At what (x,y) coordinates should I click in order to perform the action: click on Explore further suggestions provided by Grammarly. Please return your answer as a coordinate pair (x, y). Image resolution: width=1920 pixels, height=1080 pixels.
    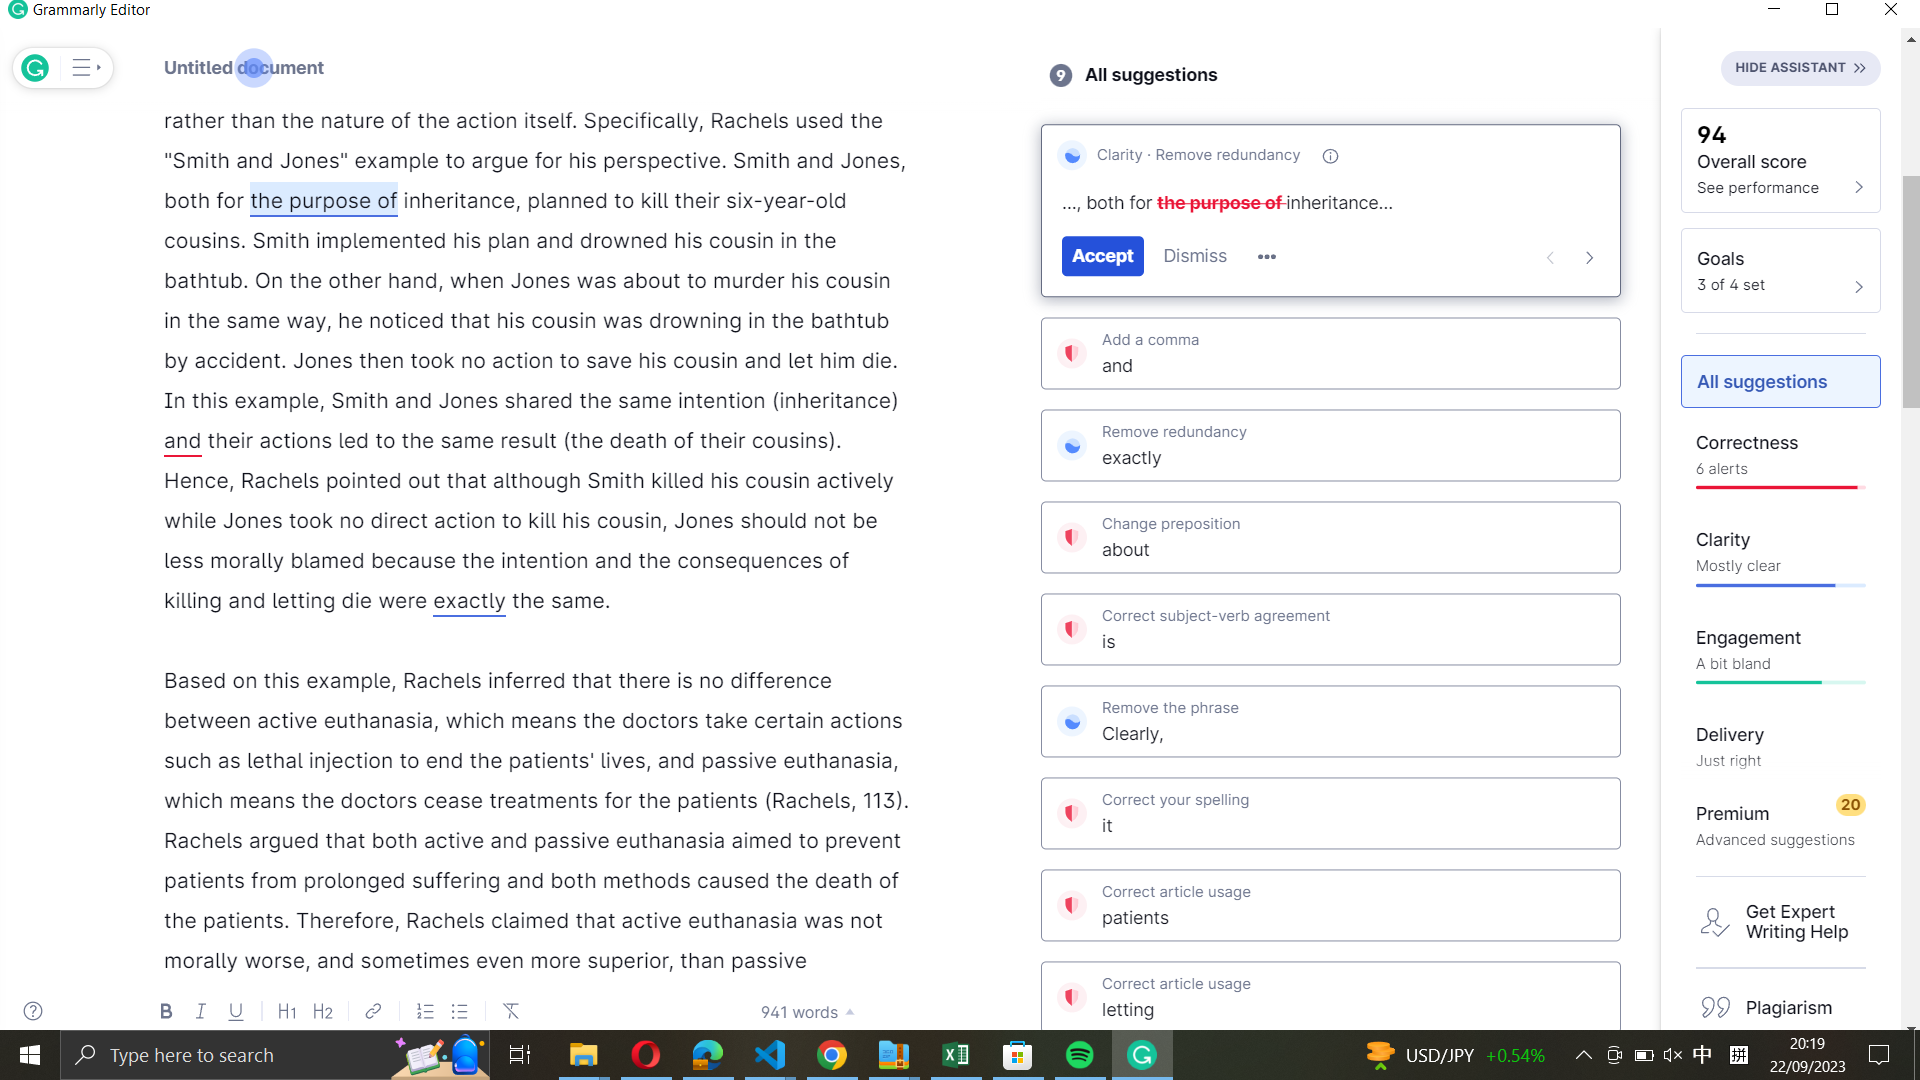
    Looking at the image, I should click on (1266, 257).